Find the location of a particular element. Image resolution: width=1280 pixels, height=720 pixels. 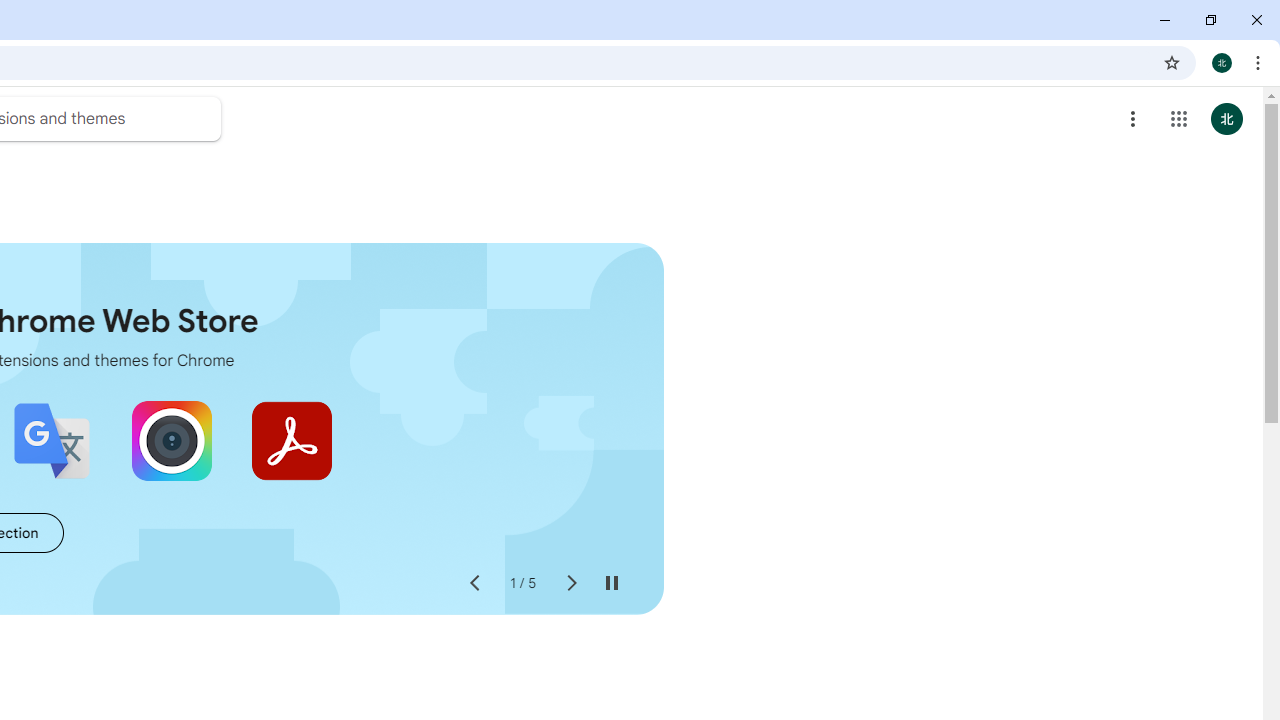

'Adobe Acrobat: PDF edit, convert, sign tools' is located at coordinates (290, 440).